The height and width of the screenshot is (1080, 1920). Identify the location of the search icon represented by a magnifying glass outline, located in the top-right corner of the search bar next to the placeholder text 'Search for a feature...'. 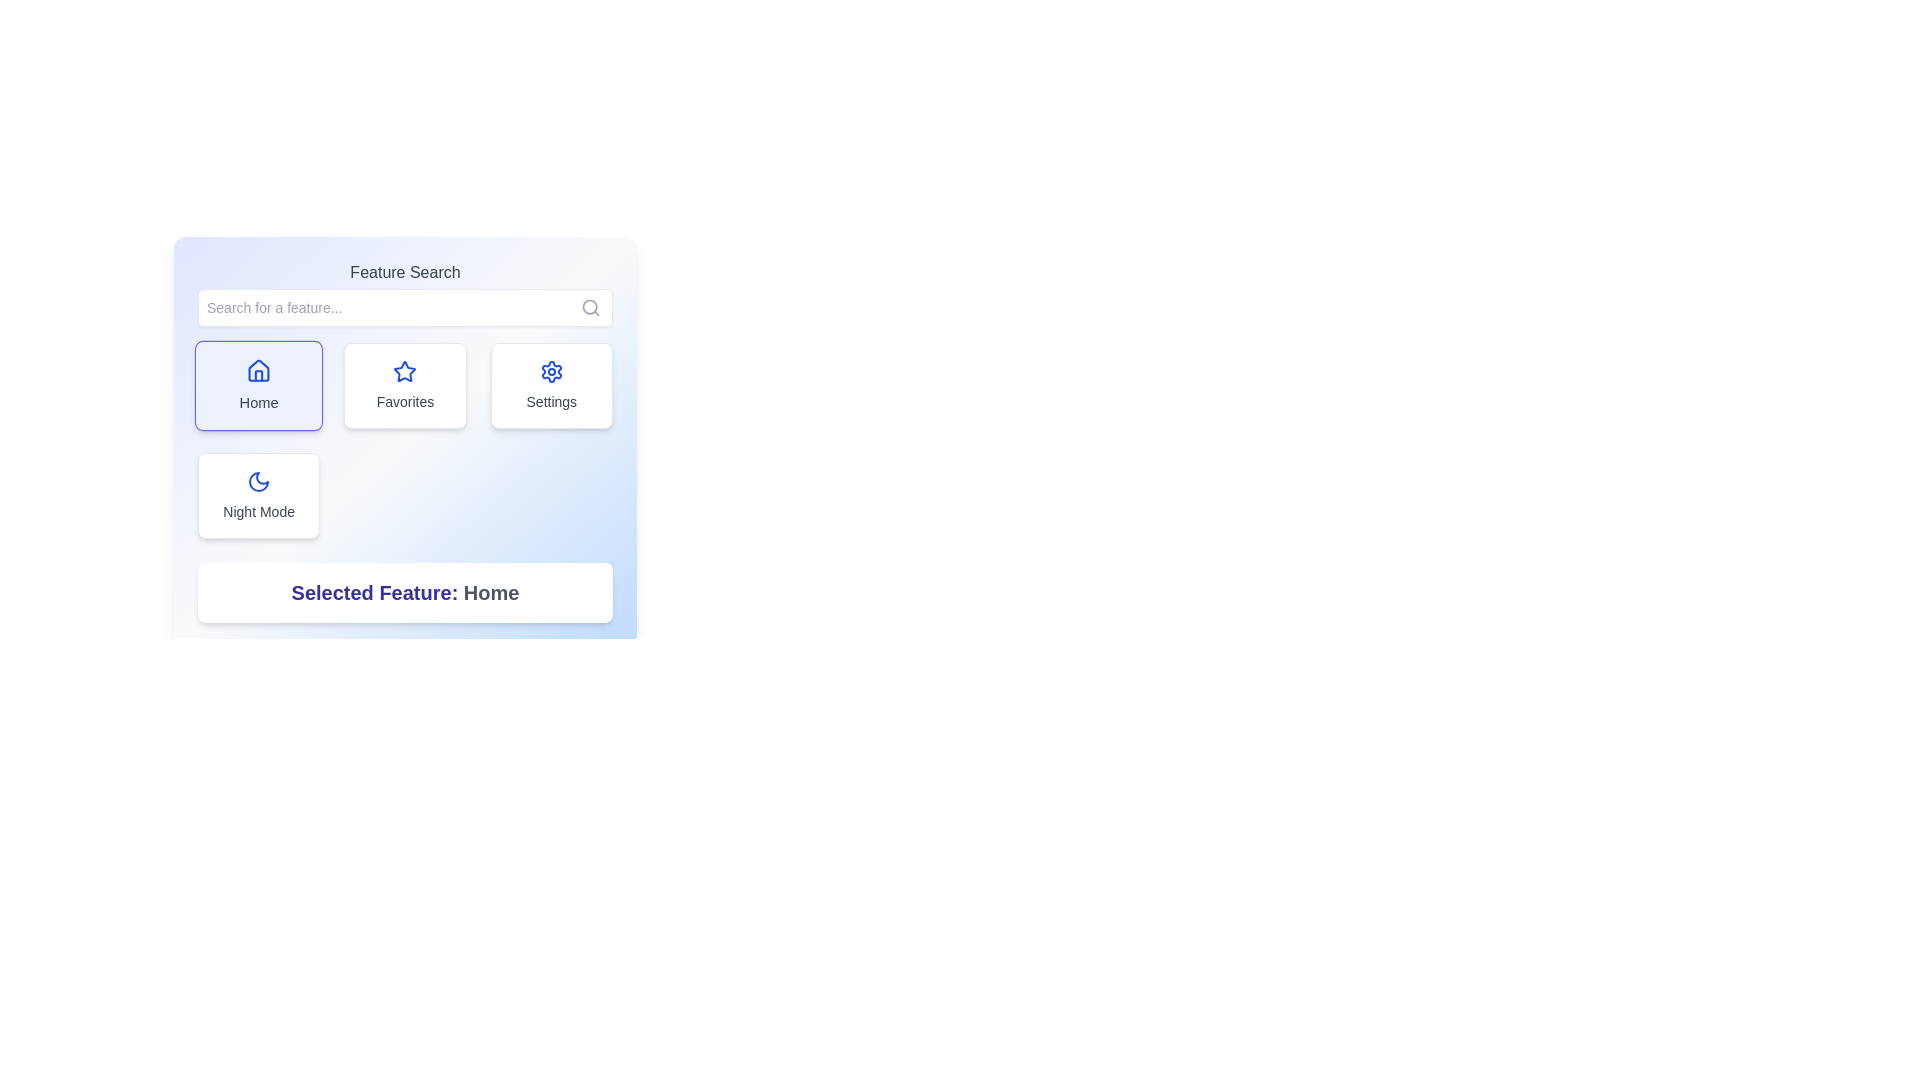
(589, 308).